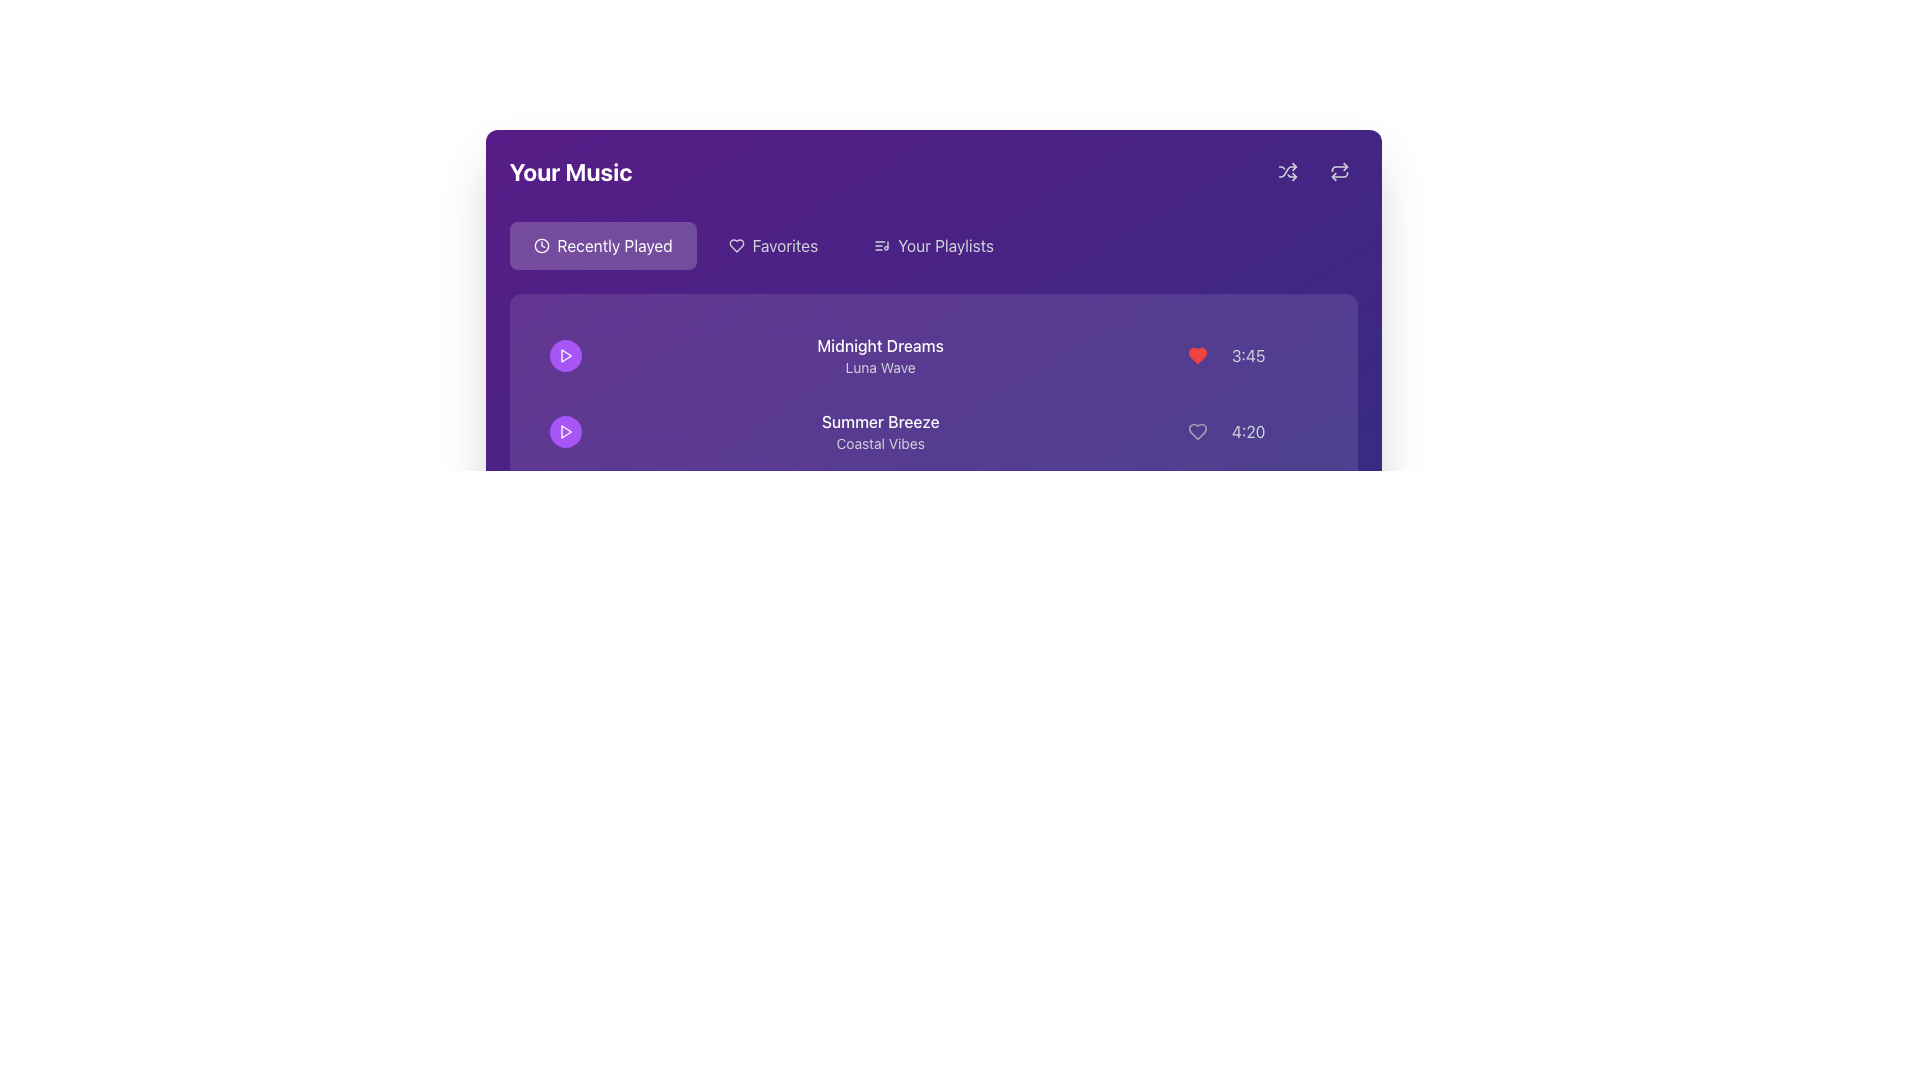  What do you see at coordinates (735, 245) in the screenshot?
I see `the 'Favorites' icon located in the navigation header, positioned between the 'Recently Played' icon and the text 'Favorites' to interact with the favorites section` at bounding box center [735, 245].